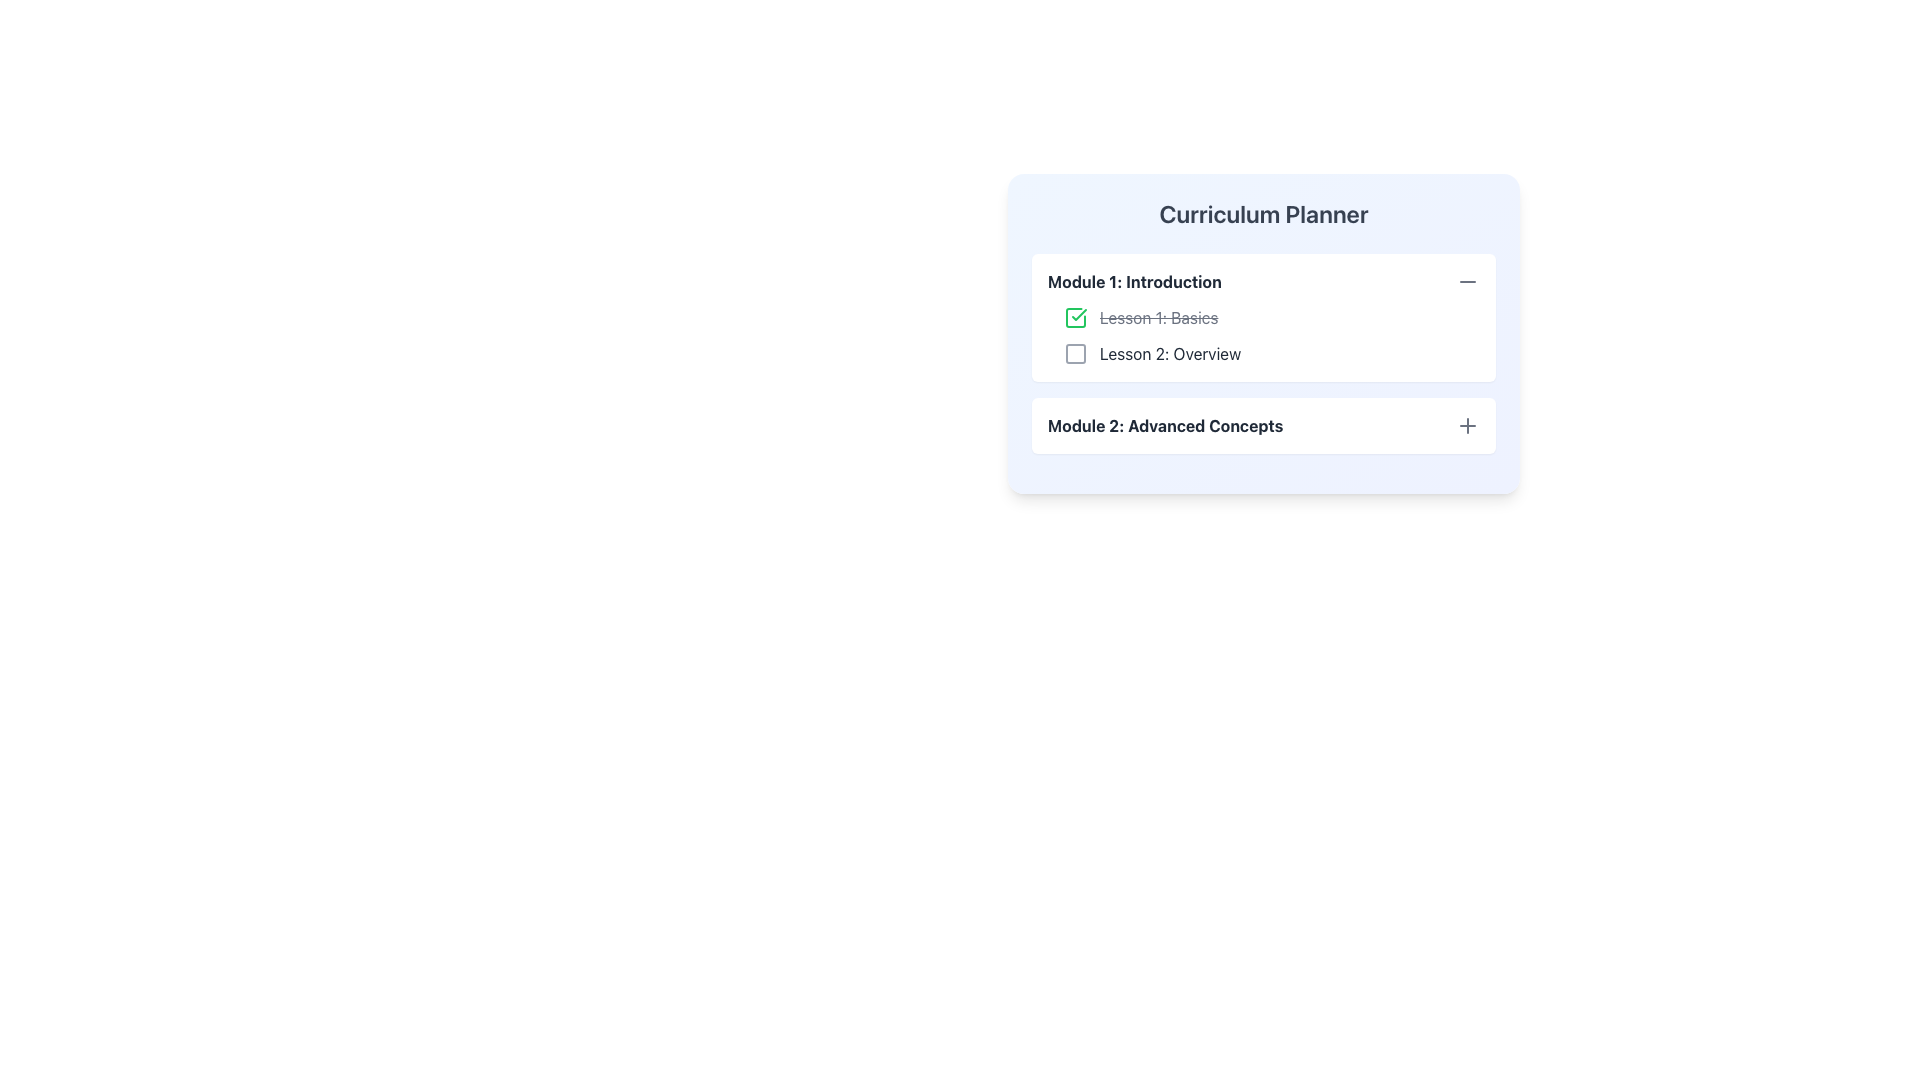  What do you see at coordinates (1170, 353) in the screenshot?
I see `the text label 'Lesson 2: Overview'` at bounding box center [1170, 353].